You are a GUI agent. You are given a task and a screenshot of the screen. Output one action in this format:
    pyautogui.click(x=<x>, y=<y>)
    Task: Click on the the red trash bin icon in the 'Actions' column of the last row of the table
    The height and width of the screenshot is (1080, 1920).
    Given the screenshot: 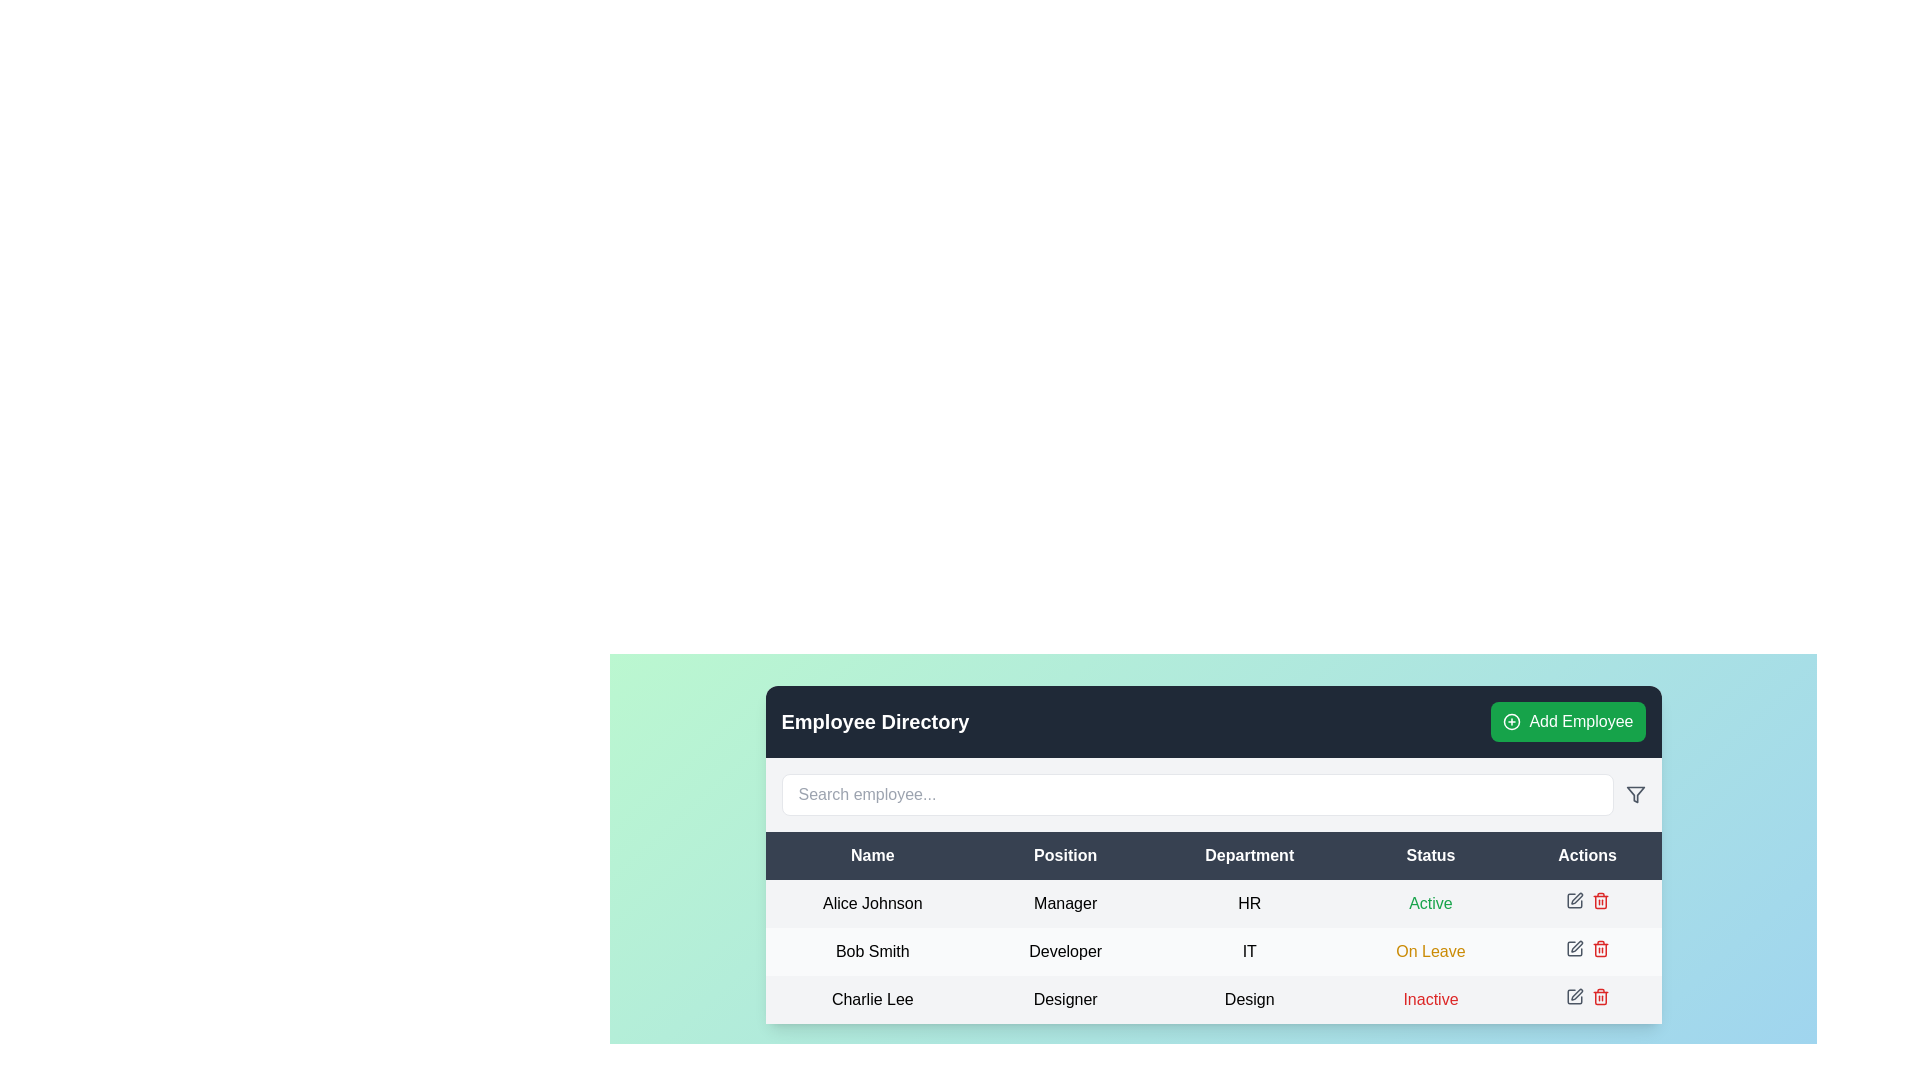 What is the action you would take?
    pyautogui.click(x=1600, y=996)
    